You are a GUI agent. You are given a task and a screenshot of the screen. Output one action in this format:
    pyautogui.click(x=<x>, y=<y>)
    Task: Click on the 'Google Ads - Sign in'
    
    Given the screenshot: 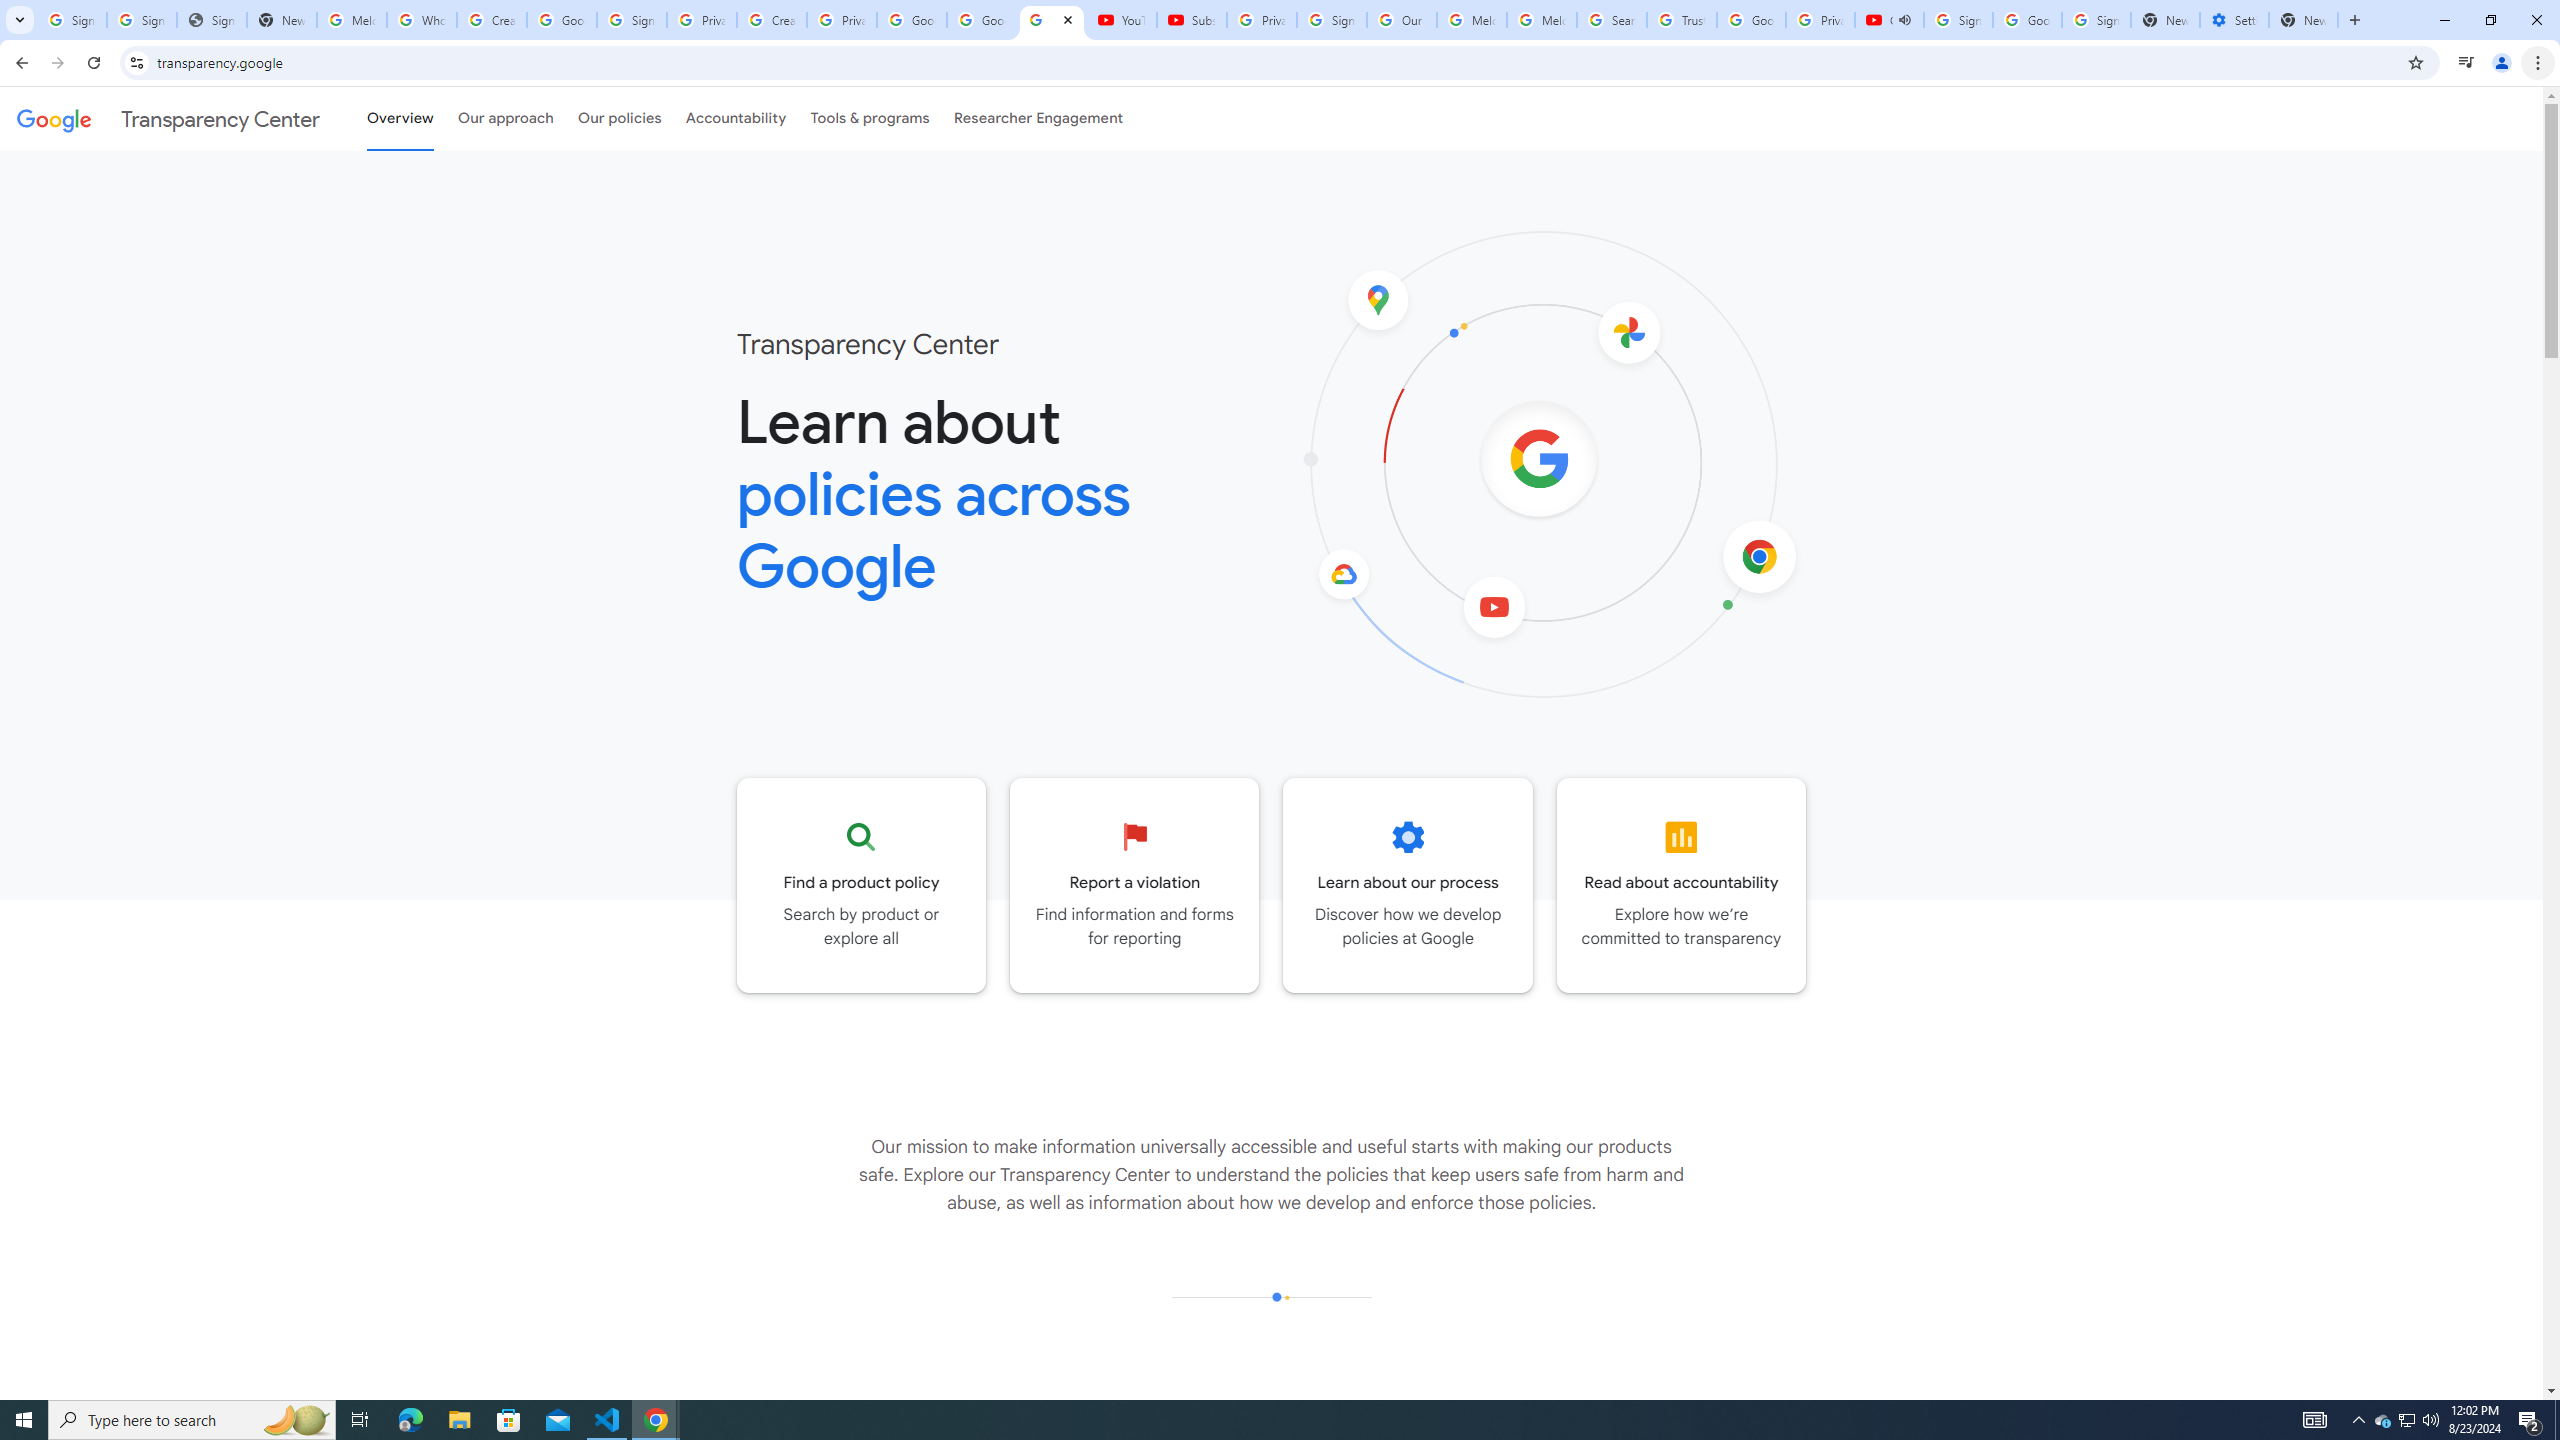 What is the action you would take?
    pyautogui.click(x=1750, y=19)
    